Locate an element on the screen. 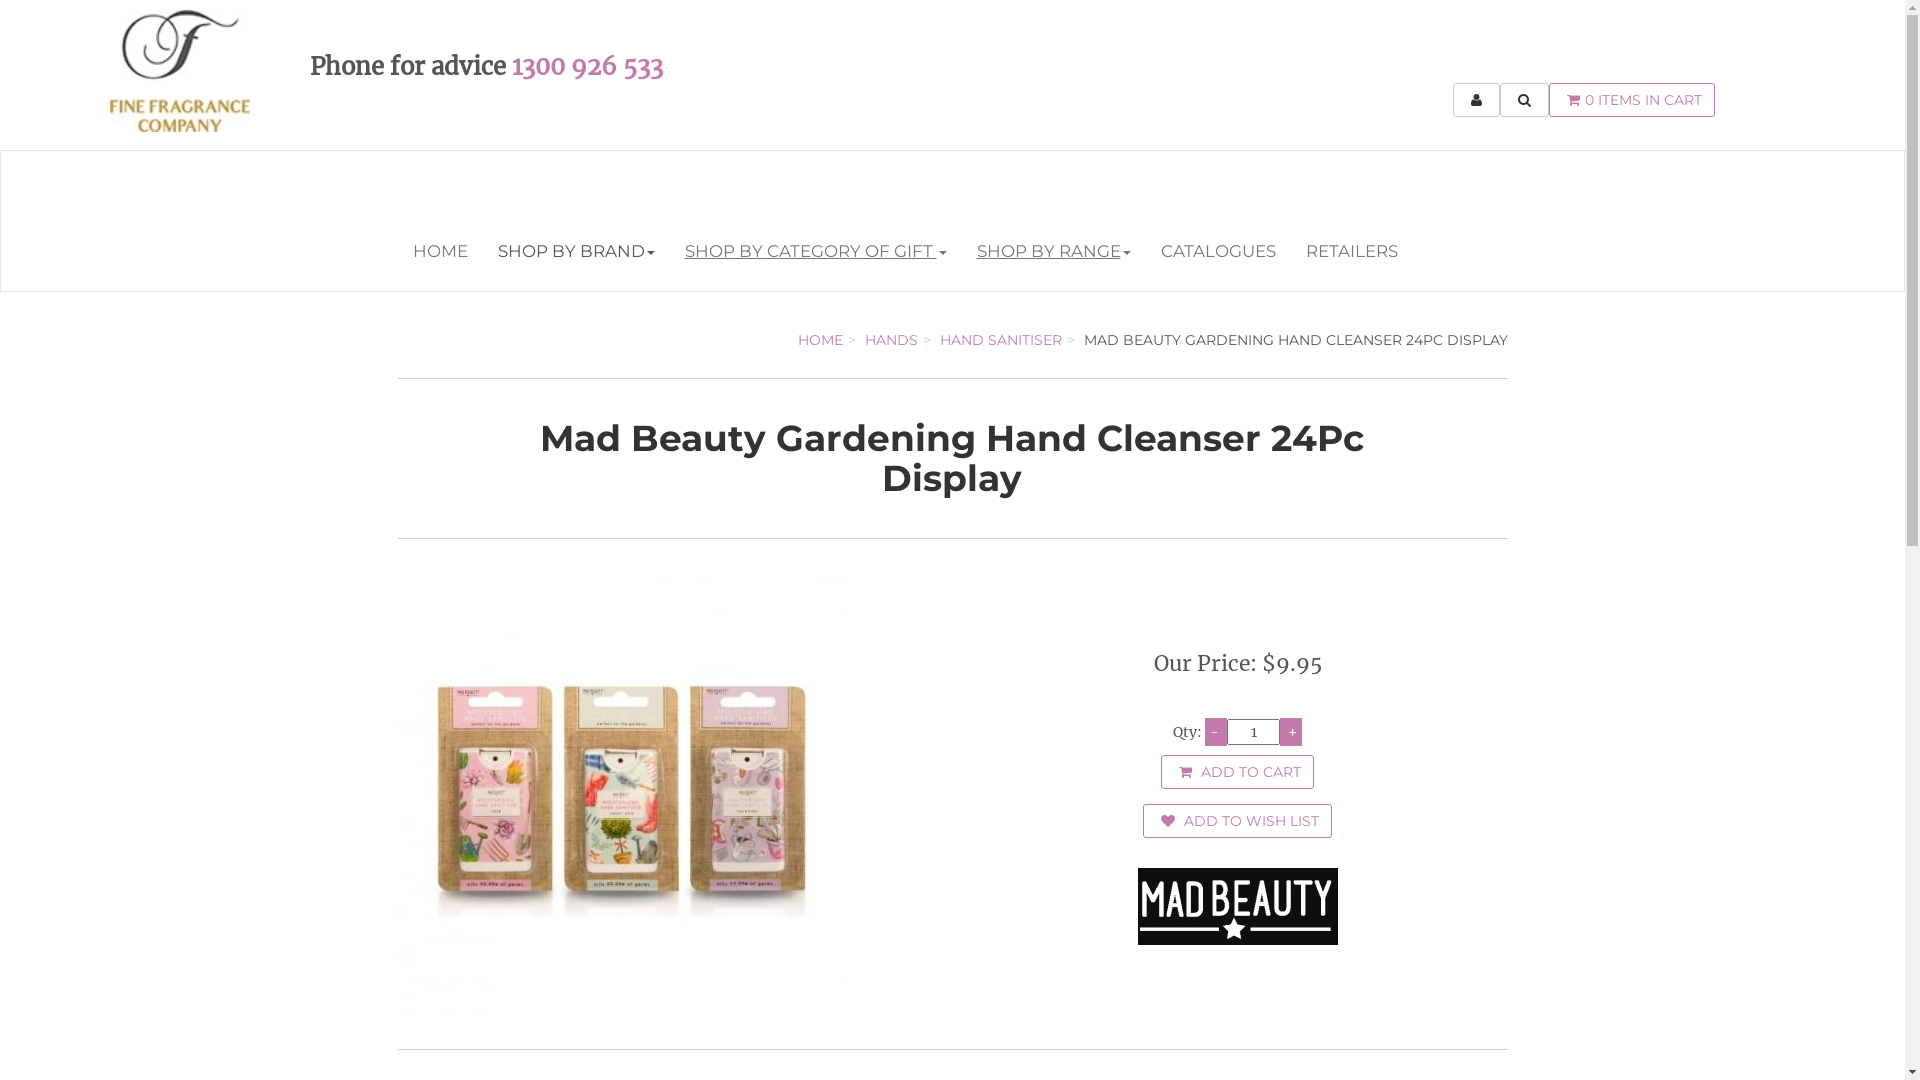 This screenshot has width=1920, height=1080. 'HAND SANITISER' is located at coordinates (1001, 338).